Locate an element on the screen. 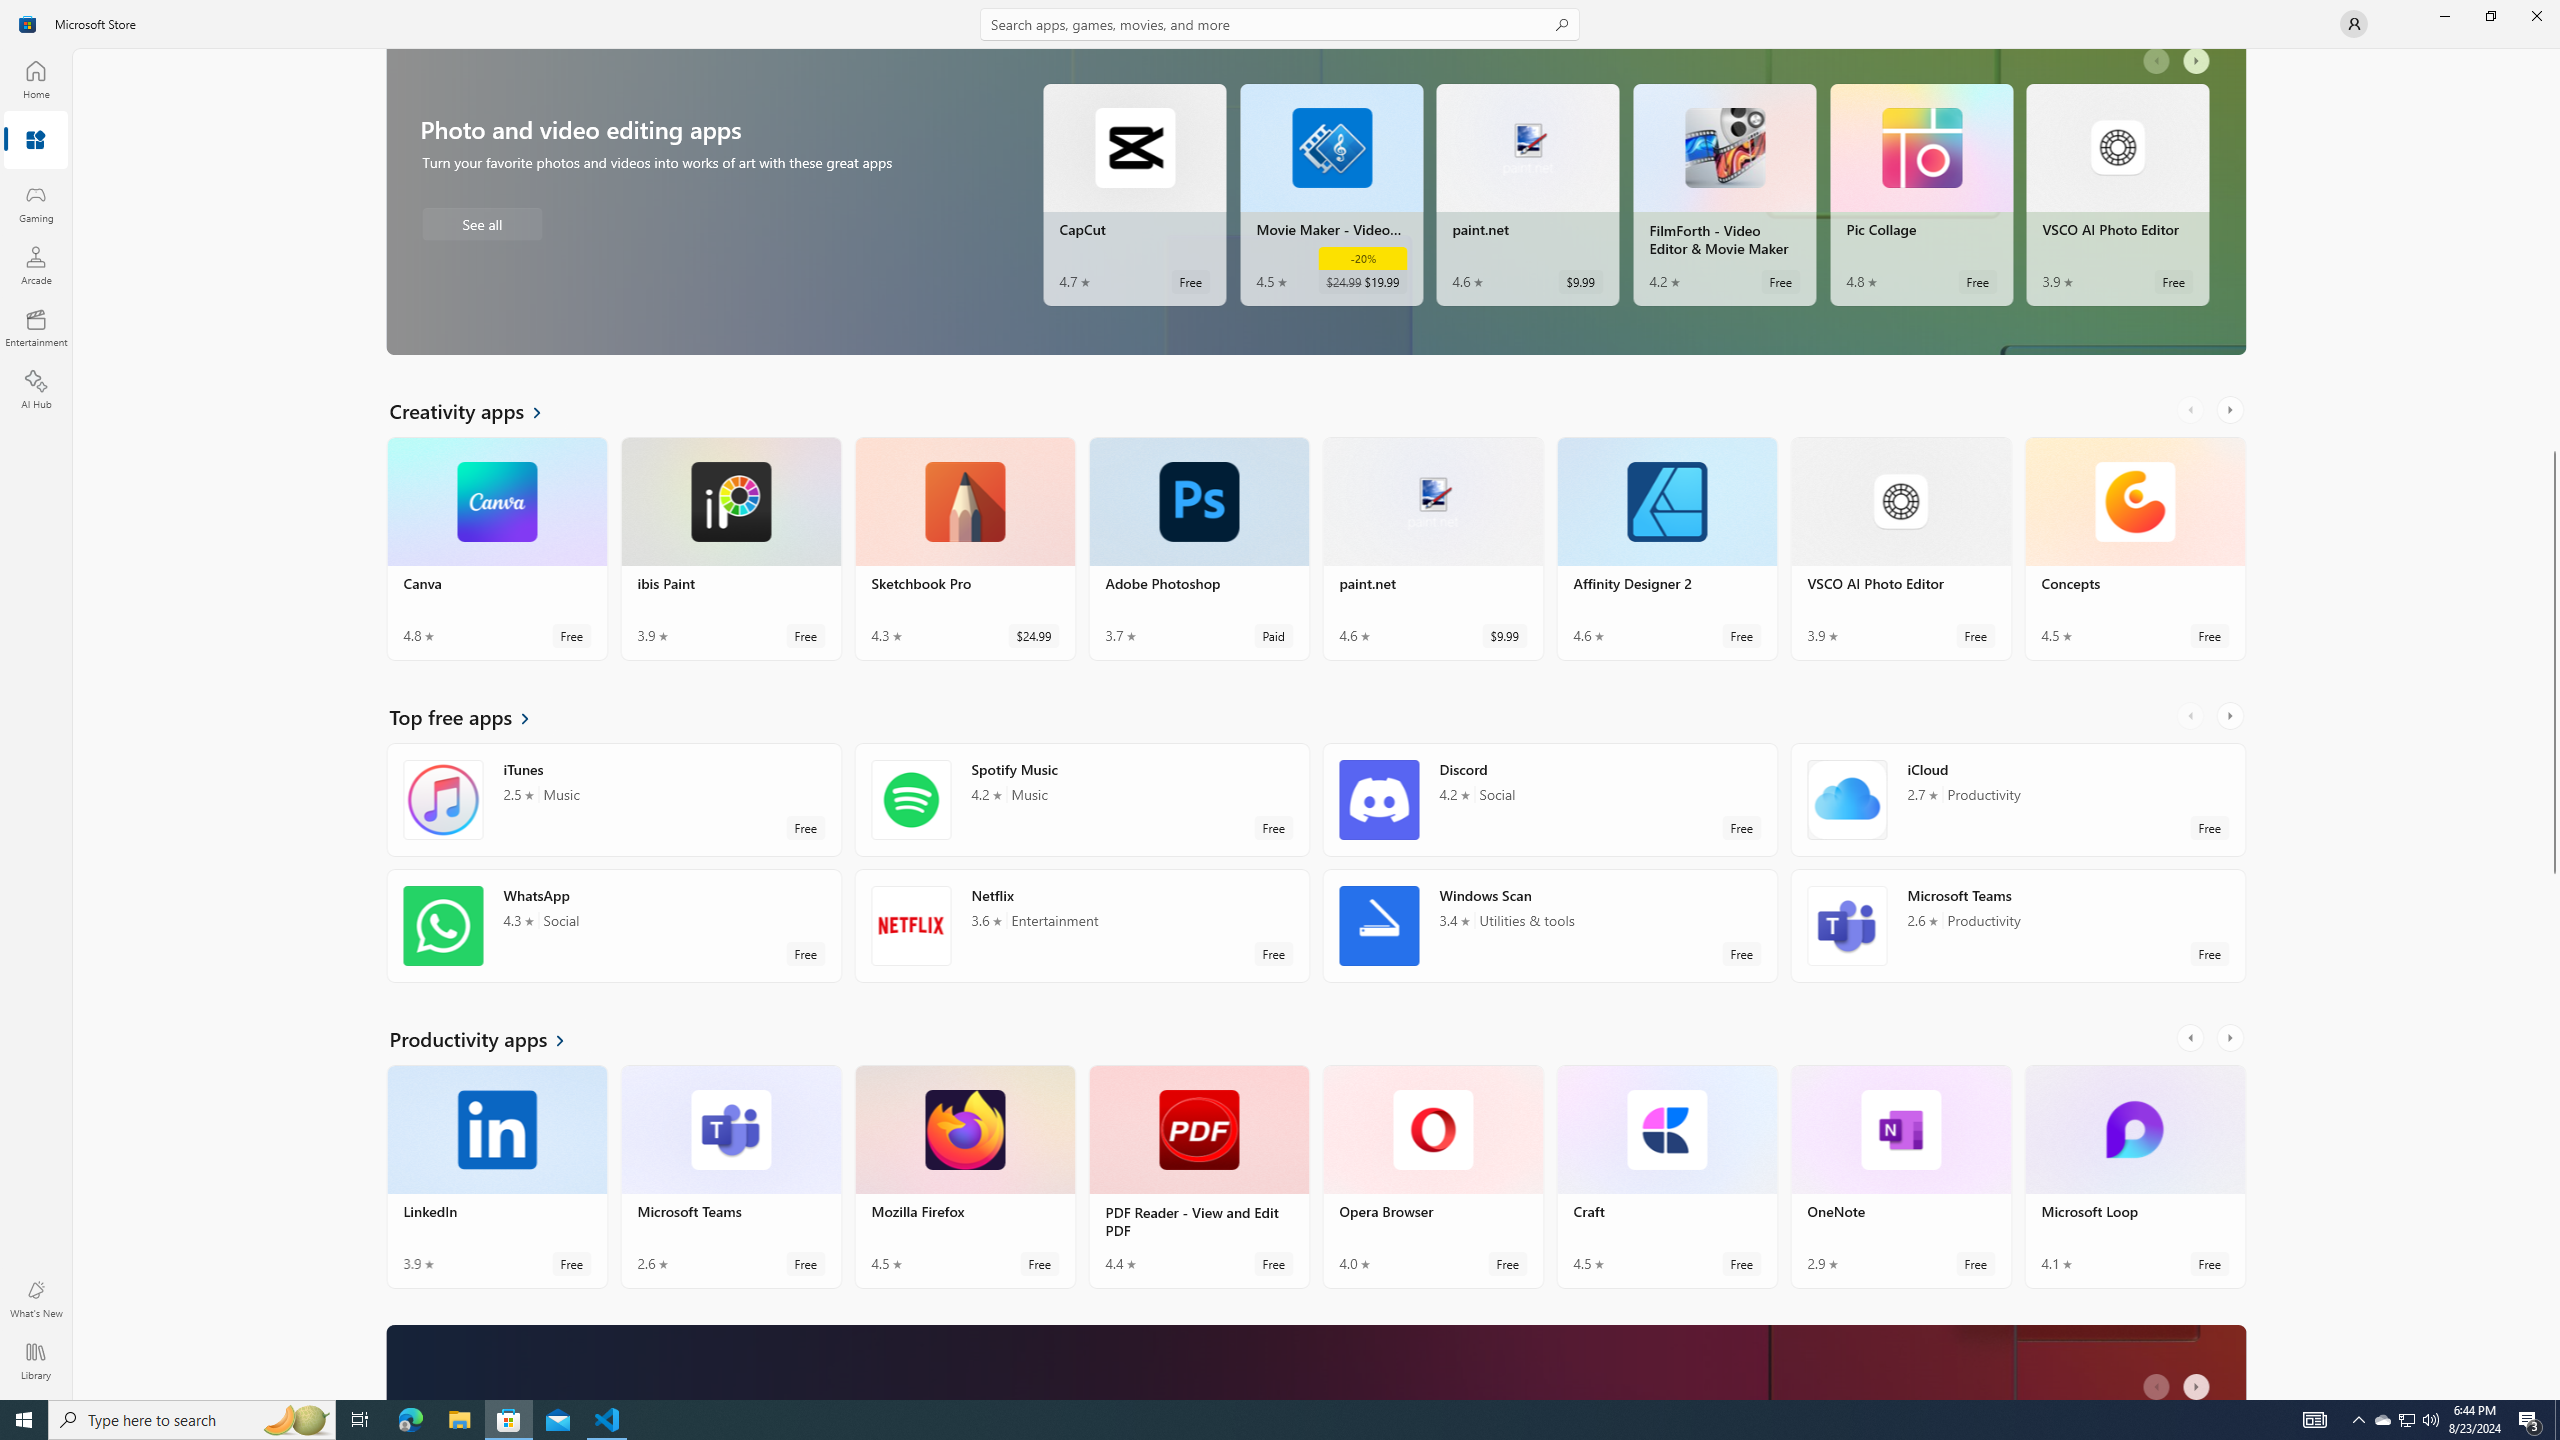 The width and height of the screenshot is (2560, 1440). 'iCloud. Average rating of 2.7 out of five stars. Free  ' is located at coordinates (2017, 798).